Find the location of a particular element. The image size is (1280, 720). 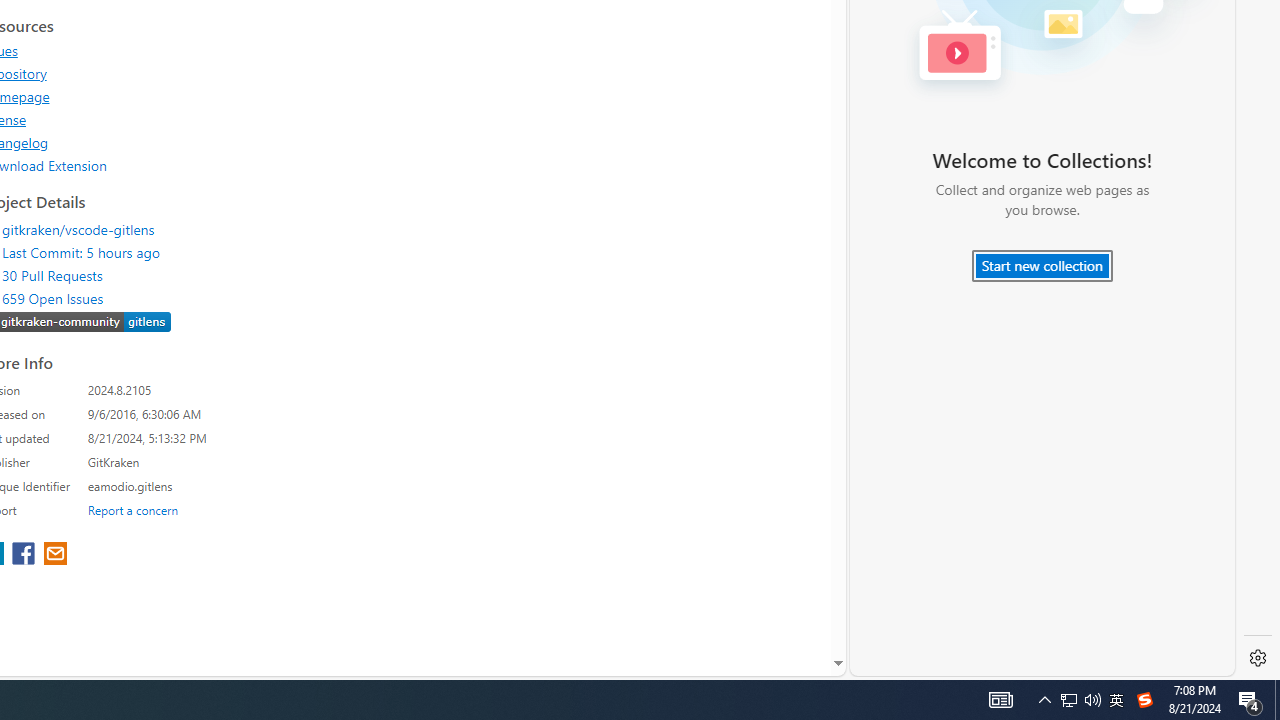

'share extension on facebook' is located at coordinates (26, 555).